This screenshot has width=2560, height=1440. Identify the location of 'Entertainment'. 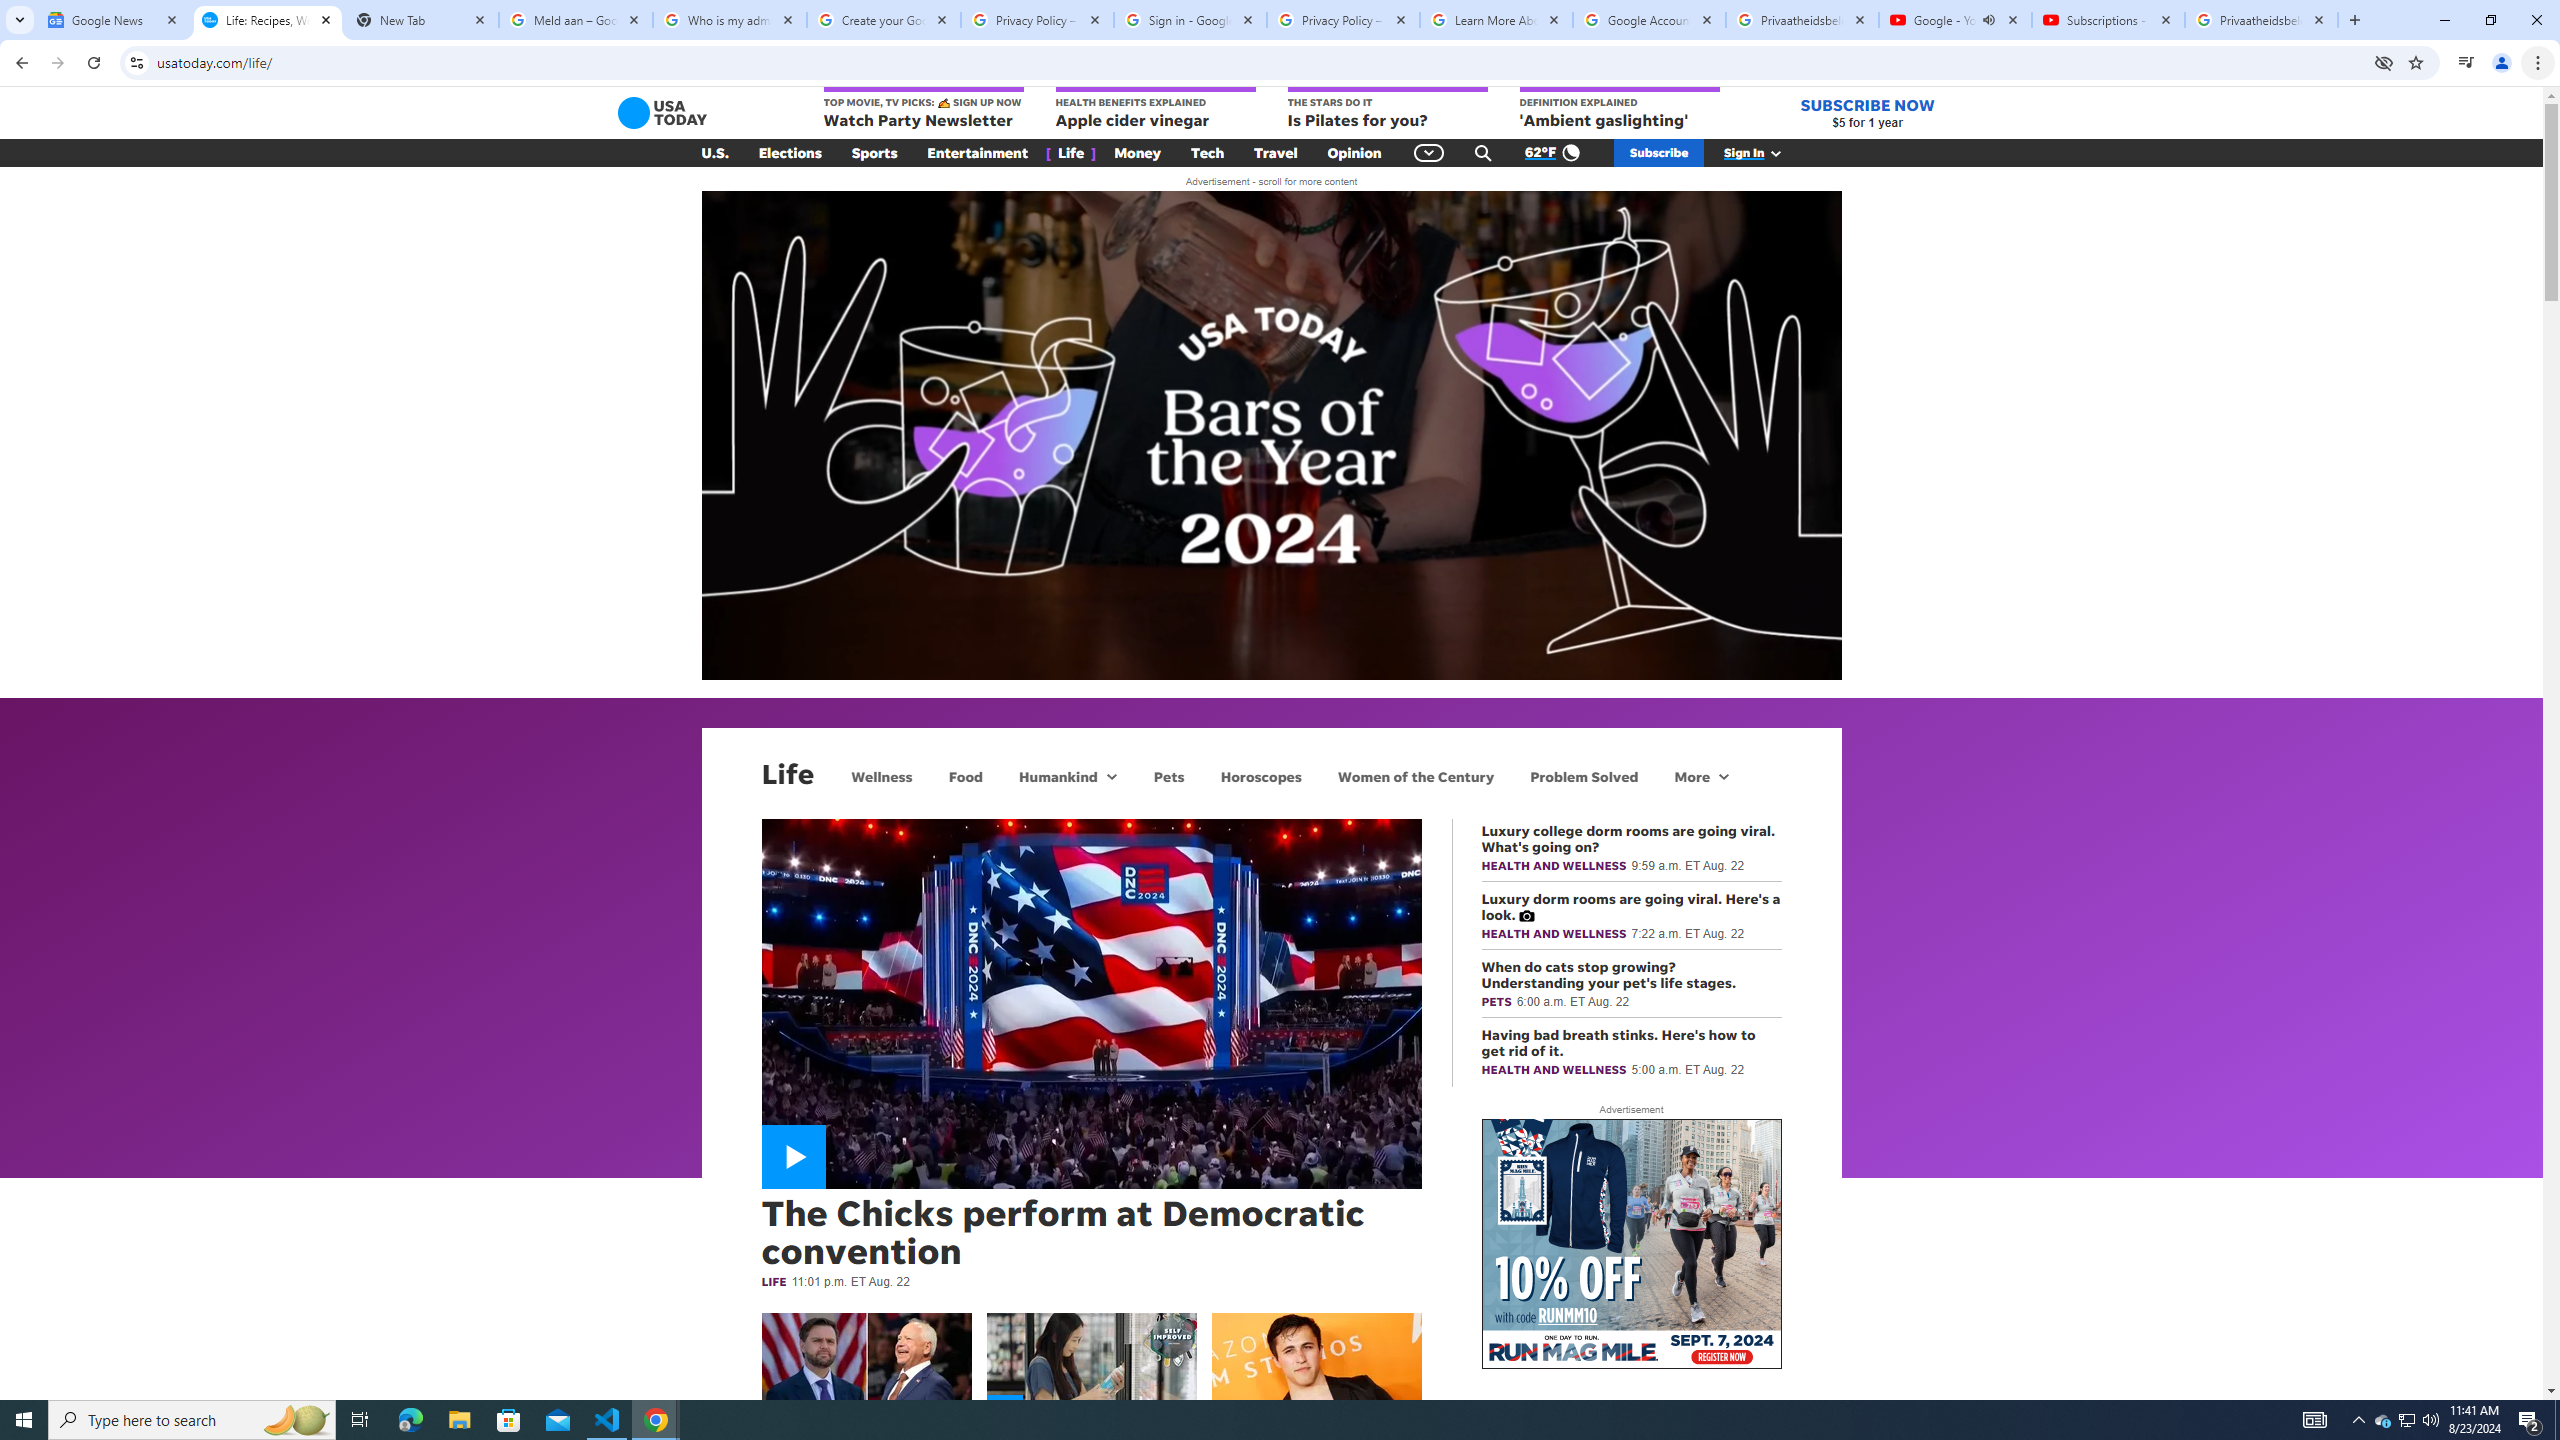
(977, 153).